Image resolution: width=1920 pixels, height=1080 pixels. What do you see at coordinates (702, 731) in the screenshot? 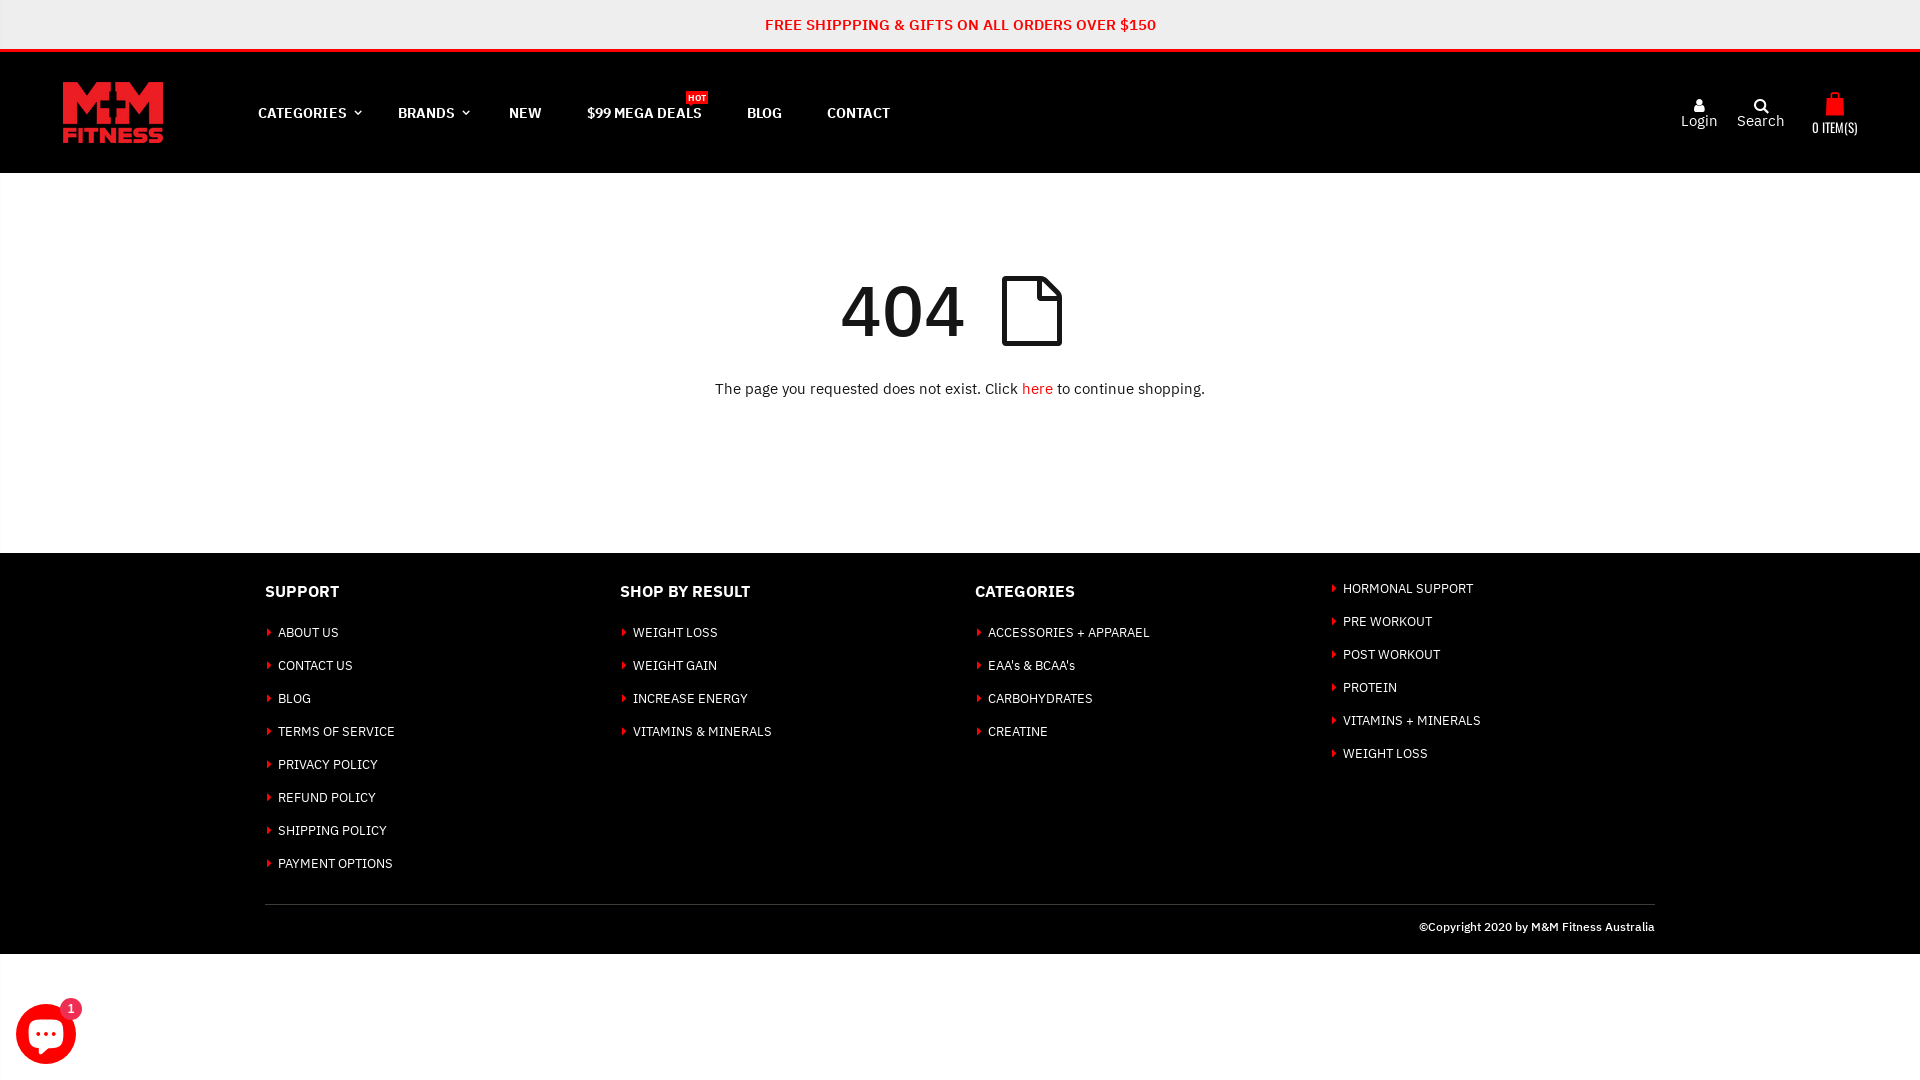
I see `'VITAMINS & MINERALS'` at bounding box center [702, 731].